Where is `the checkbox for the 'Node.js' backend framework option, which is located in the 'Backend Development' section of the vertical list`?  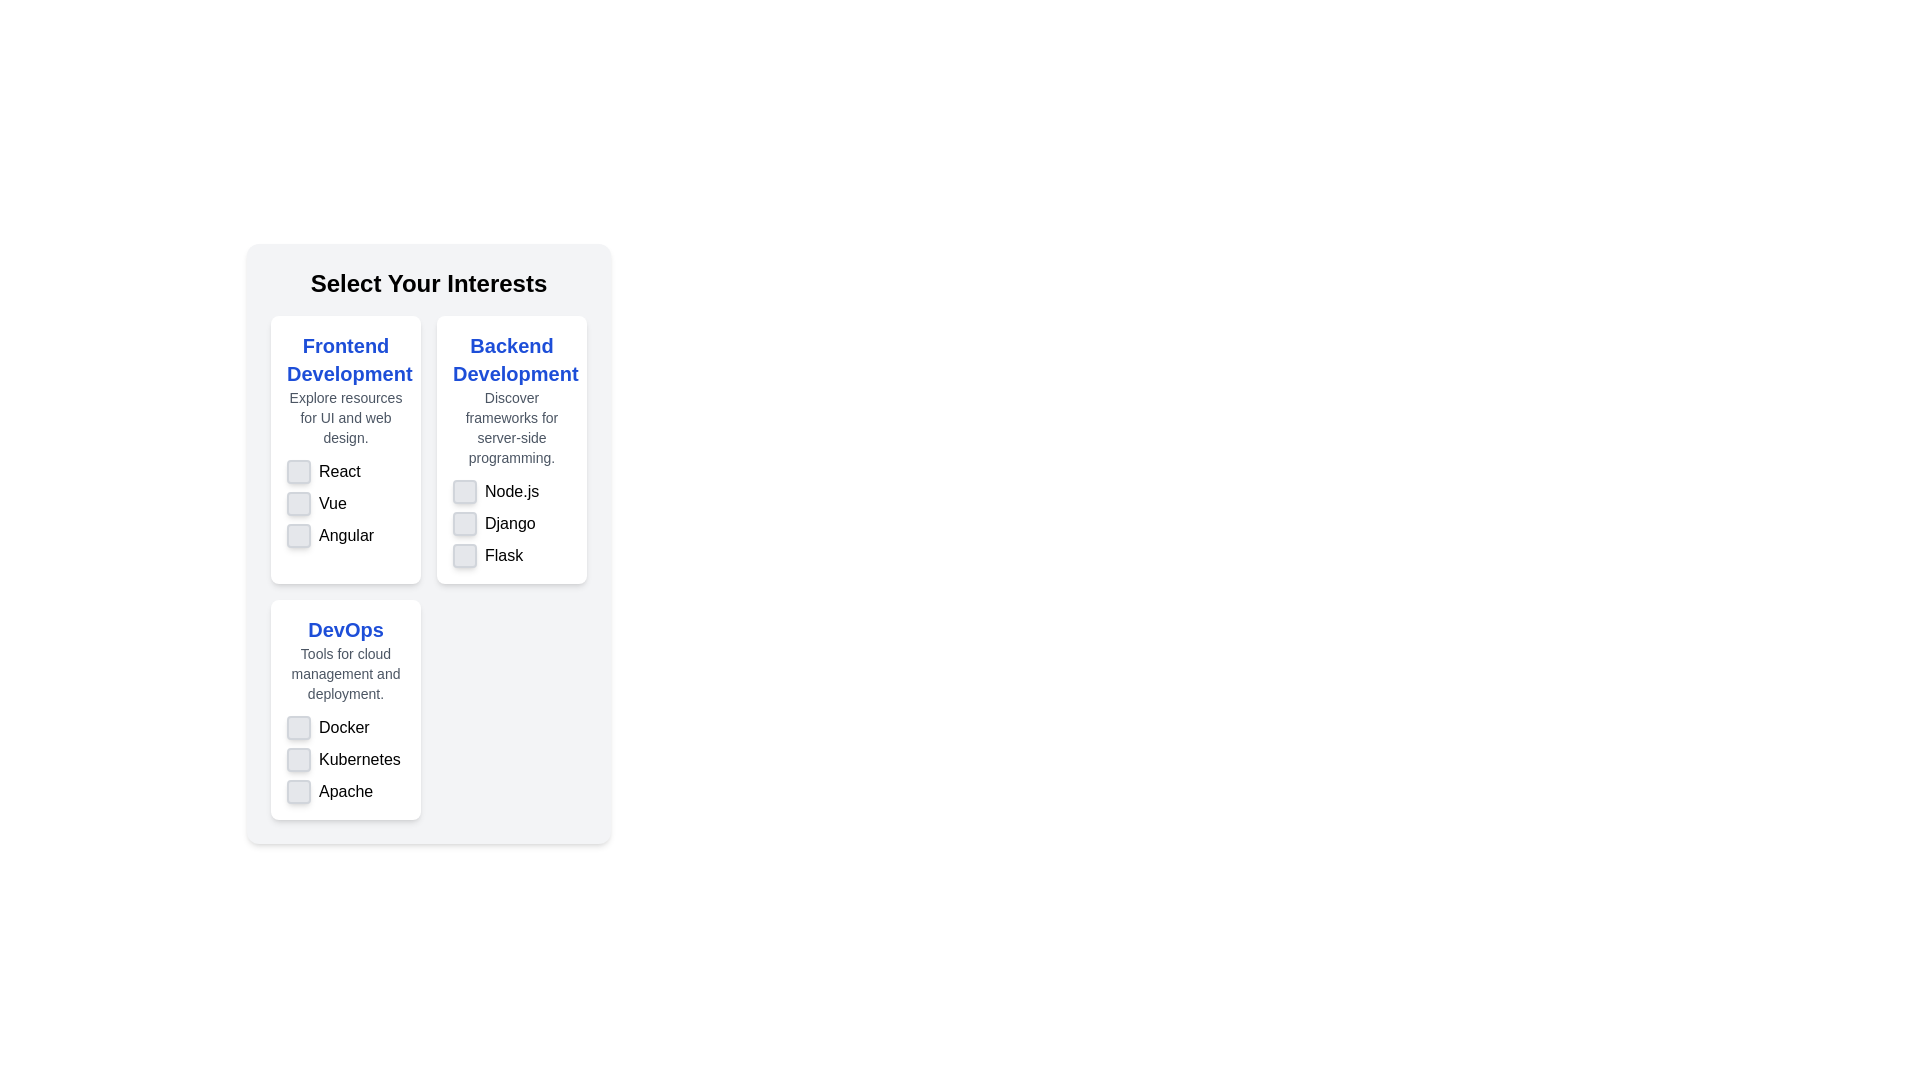
the checkbox for the 'Node.js' backend framework option, which is located in the 'Backend Development' section of the vertical list is located at coordinates (512, 492).